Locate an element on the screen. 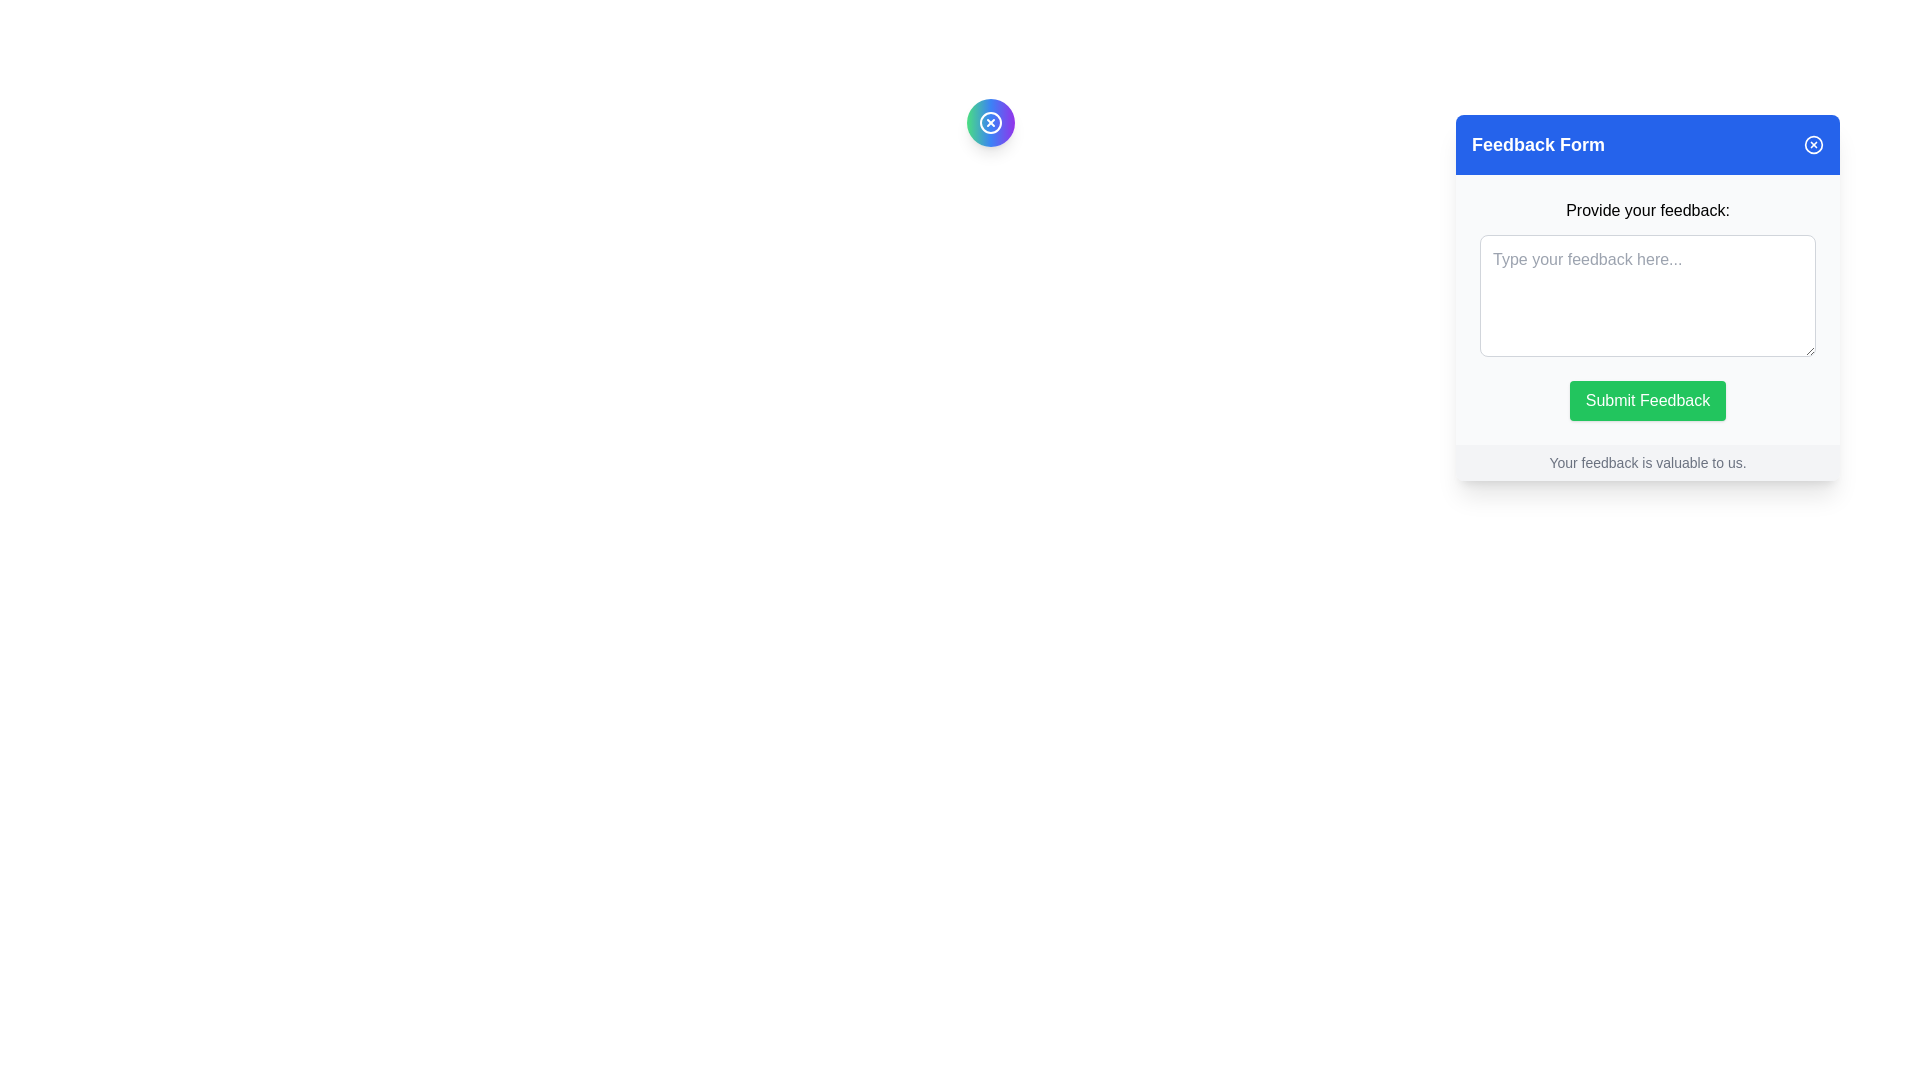 Image resolution: width=1920 pixels, height=1080 pixels. the compact circular button with a gradient color and a white 'X' icon to observe any hover effects is located at coordinates (990, 123).